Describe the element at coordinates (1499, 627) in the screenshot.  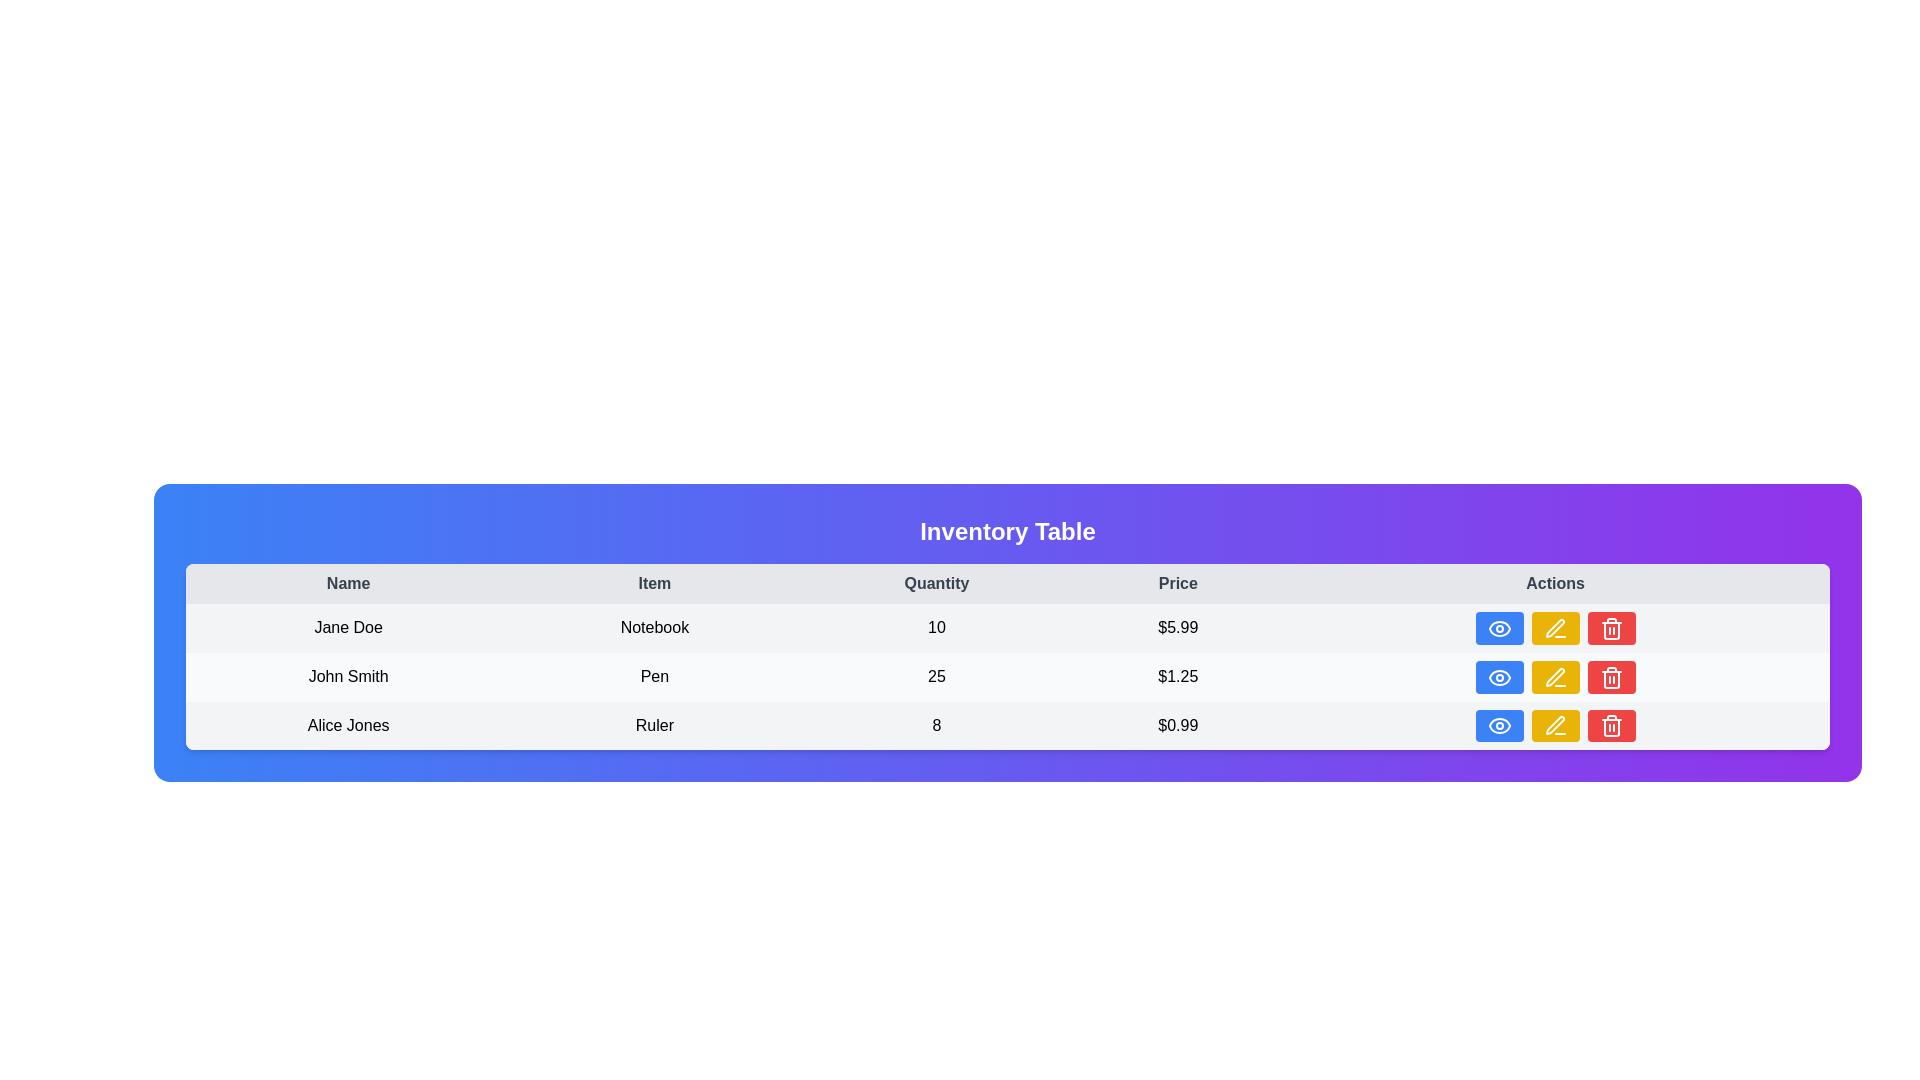
I see `the eye icon within the blue button located in the 'Actions' column of the inventory table for 'John Smith'` at that location.